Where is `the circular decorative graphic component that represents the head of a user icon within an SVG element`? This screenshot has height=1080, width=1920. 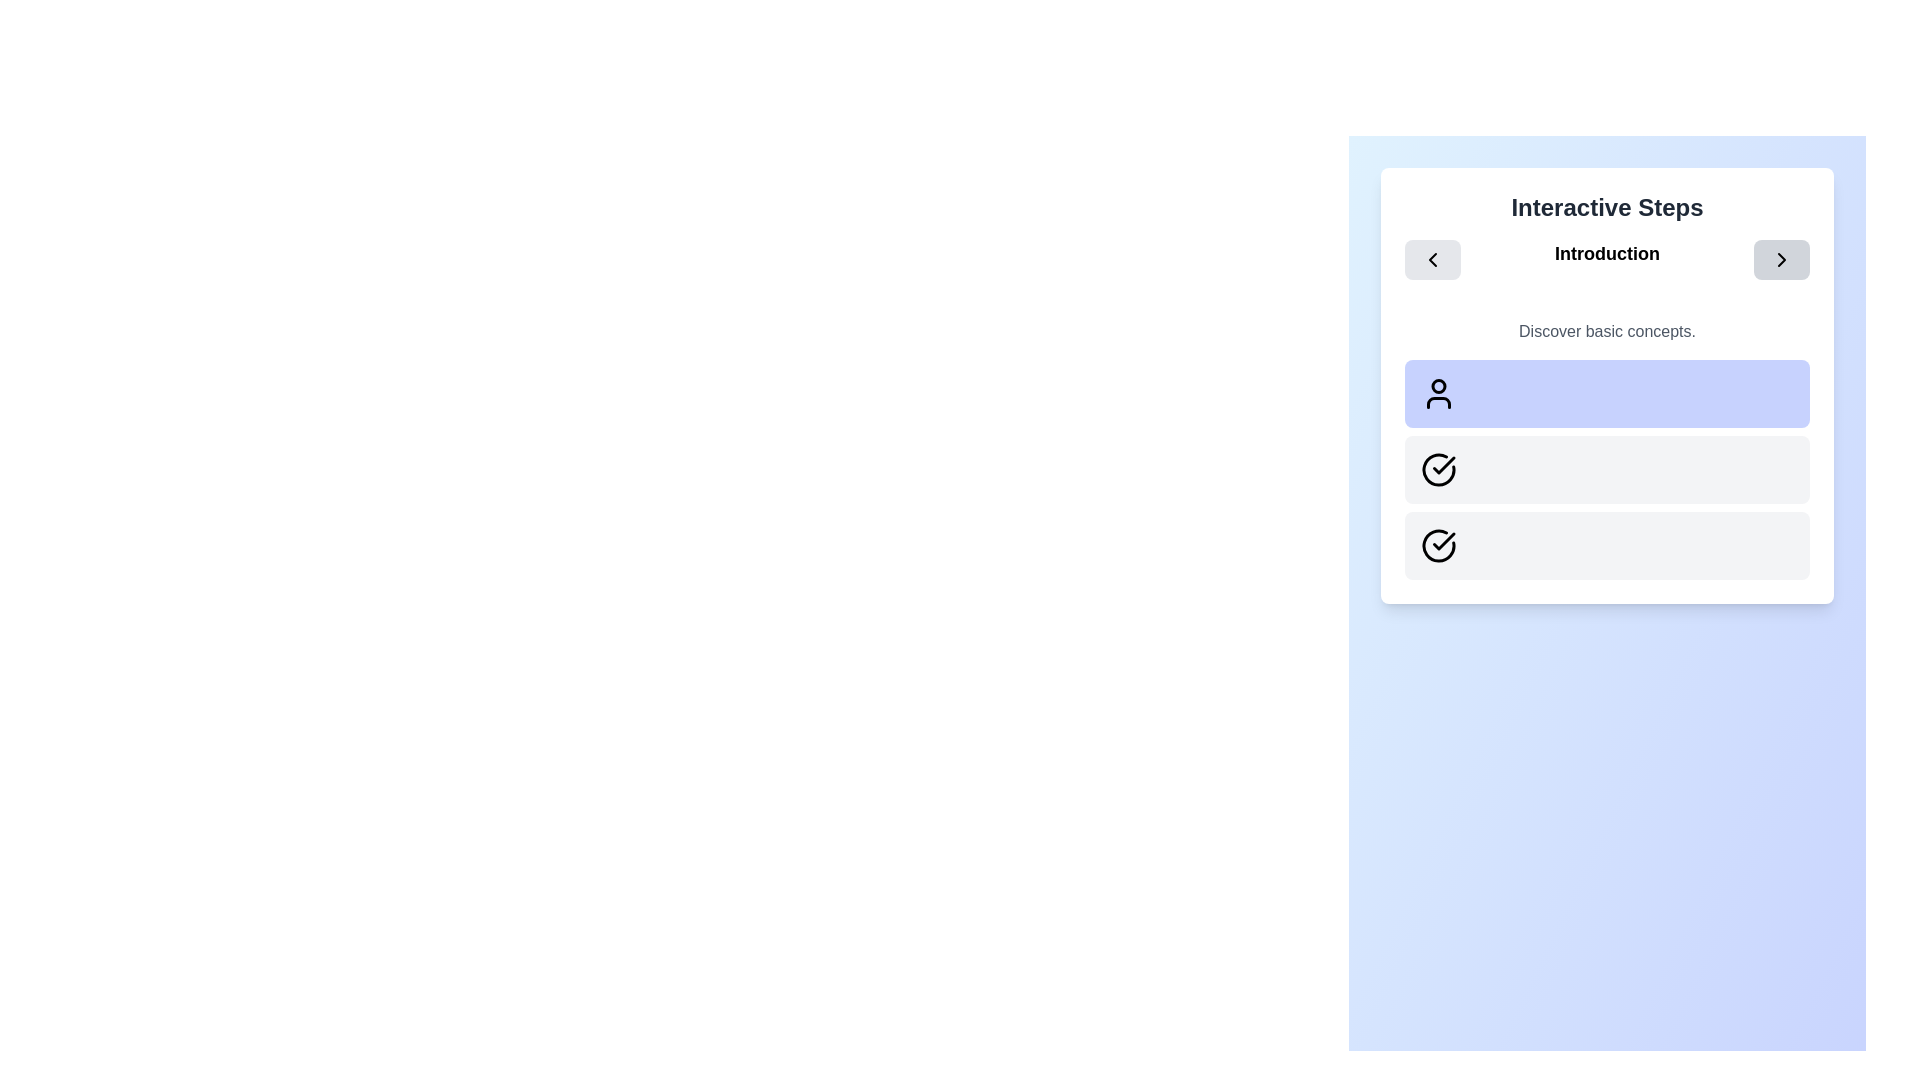 the circular decorative graphic component that represents the head of a user icon within an SVG element is located at coordinates (1438, 386).